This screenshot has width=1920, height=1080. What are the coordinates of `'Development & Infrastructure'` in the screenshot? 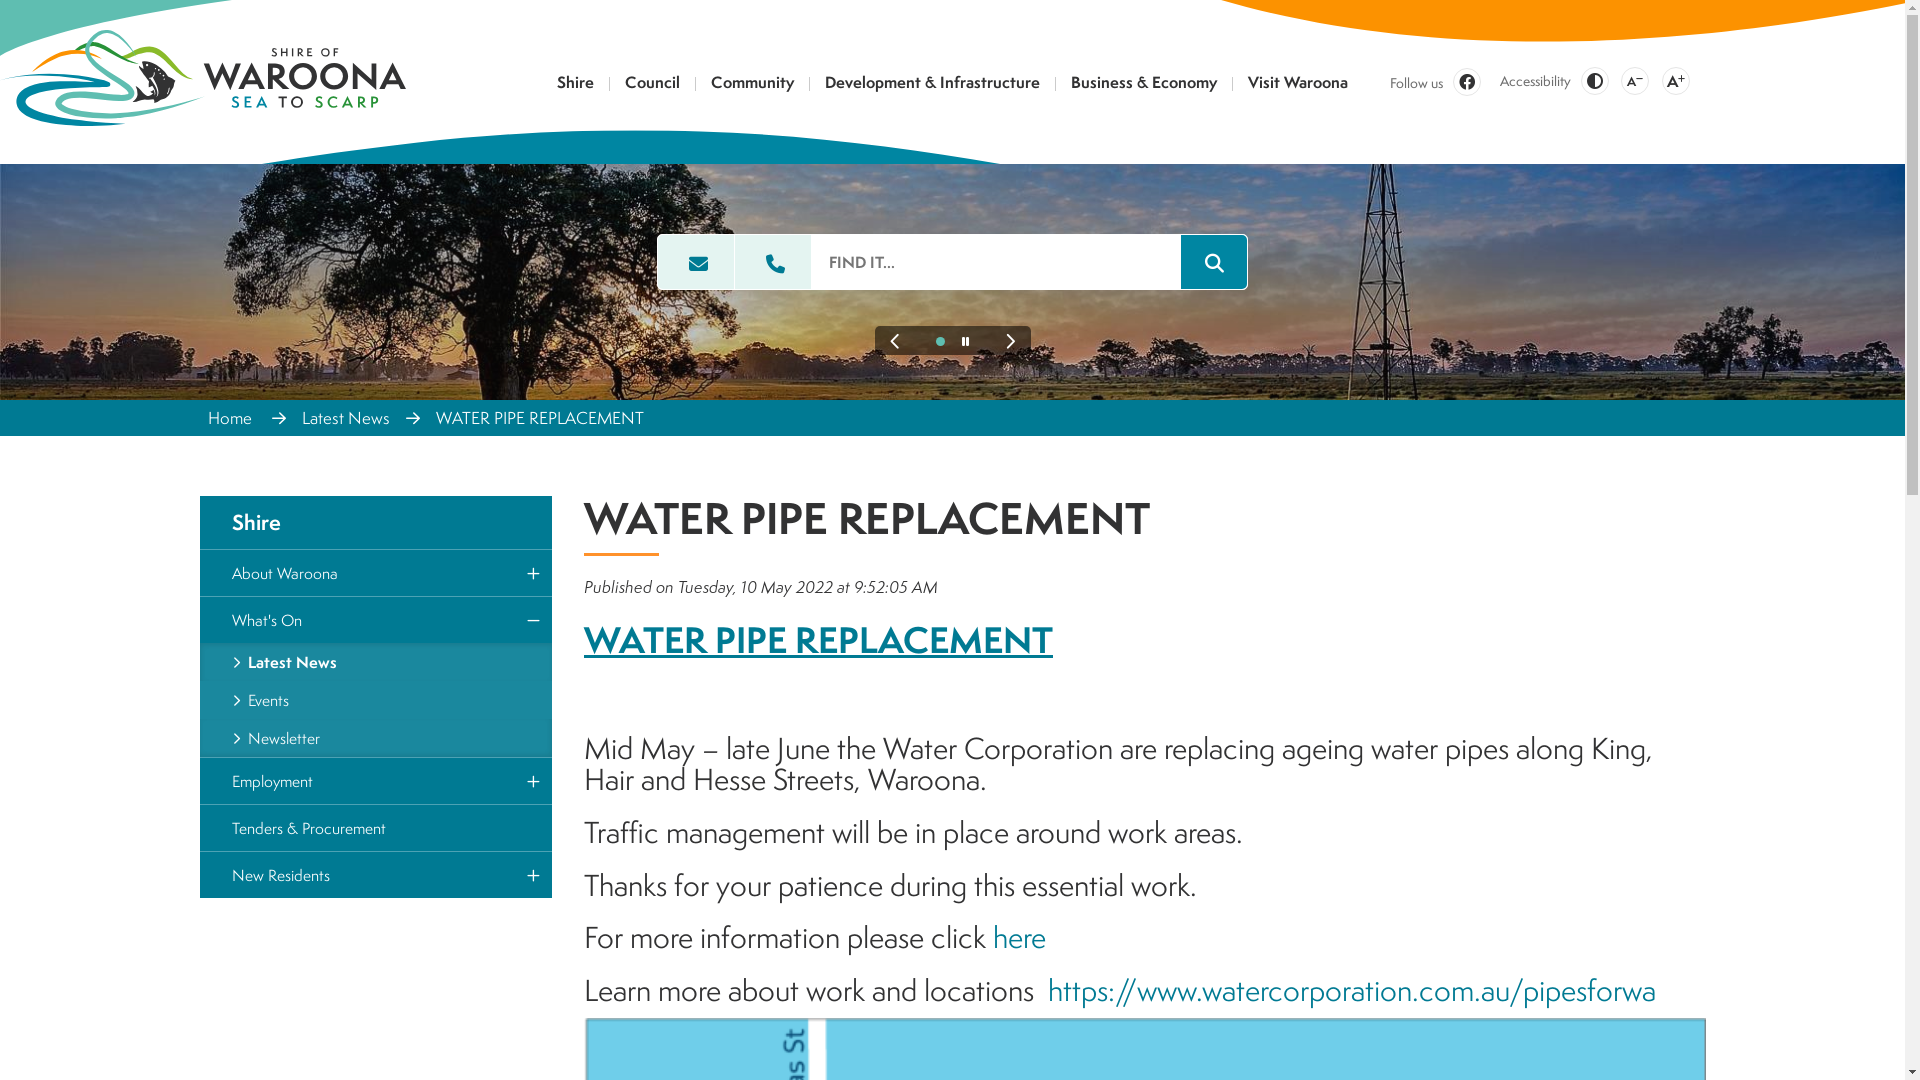 It's located at (931, 87).